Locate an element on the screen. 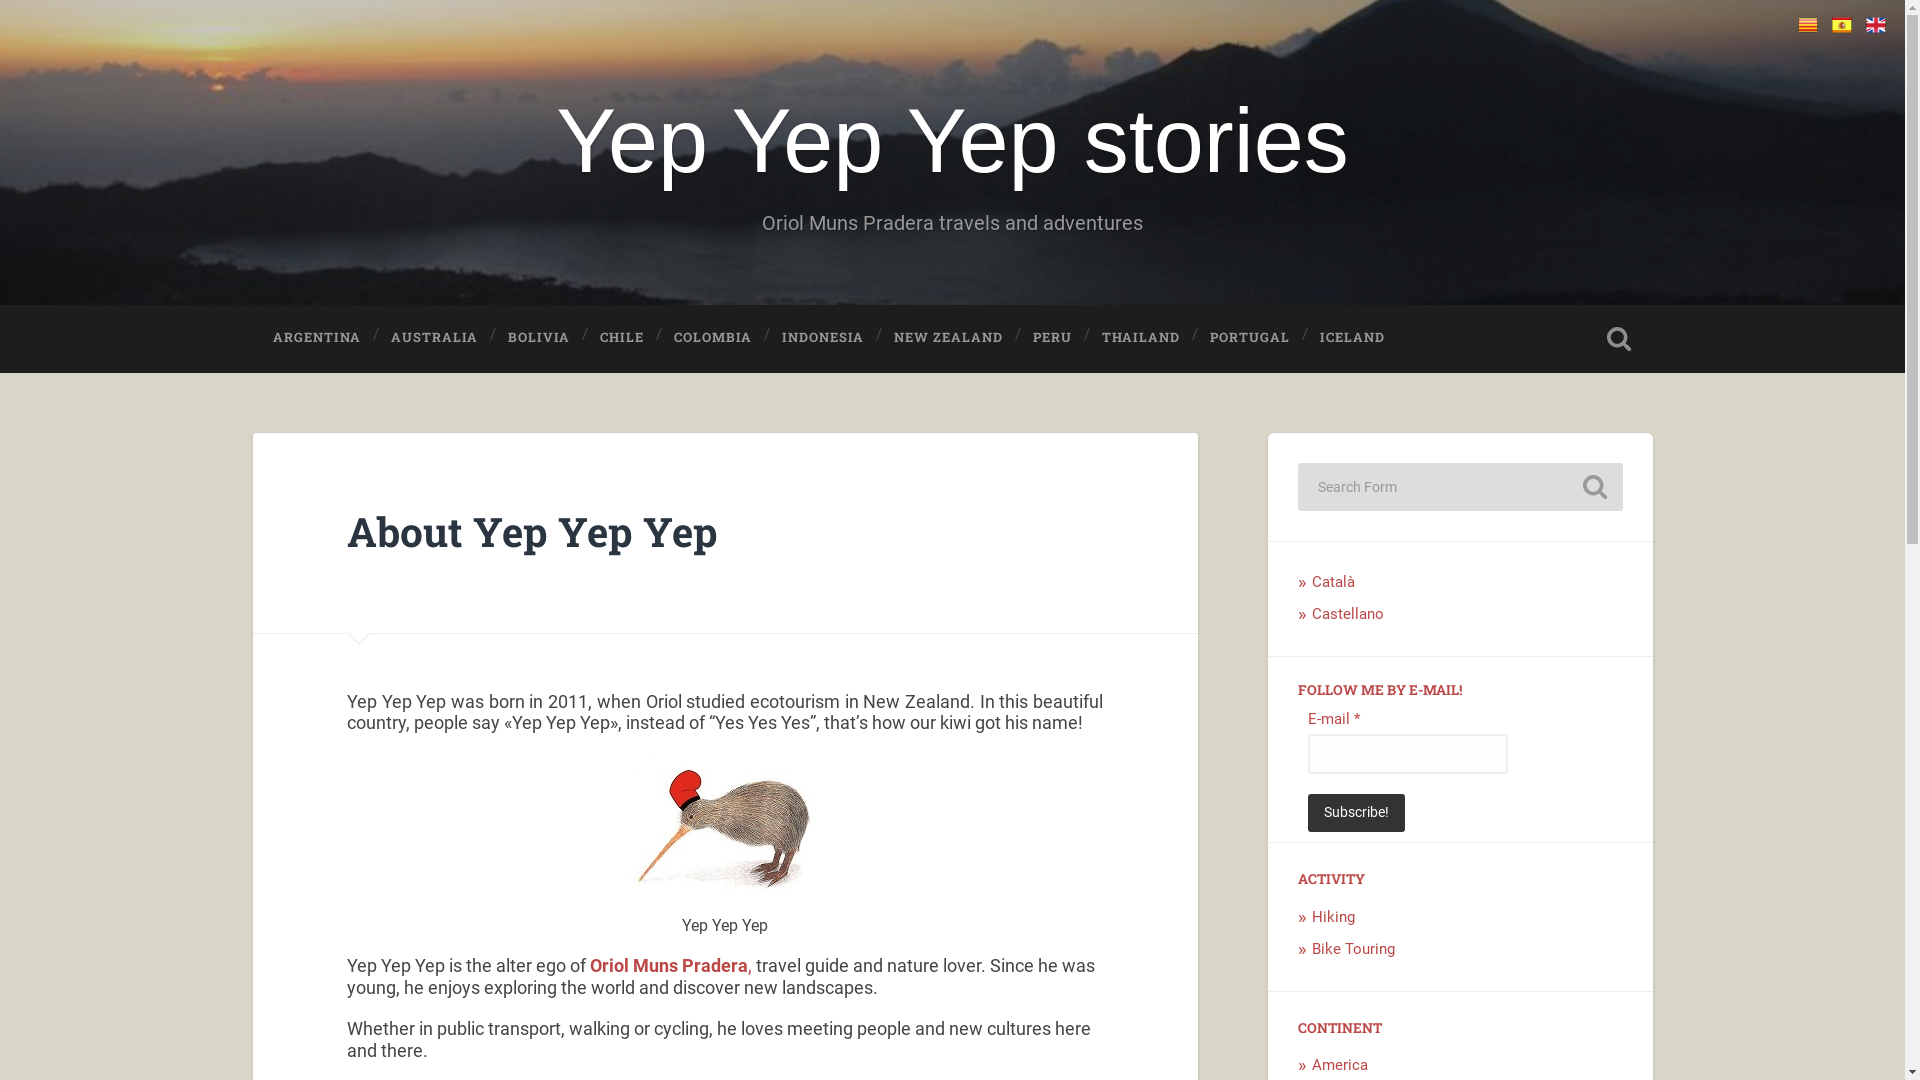 The height and width of the screenshot is (1080, 1920). 'Castellano' is located at coordinates (1348, 612).